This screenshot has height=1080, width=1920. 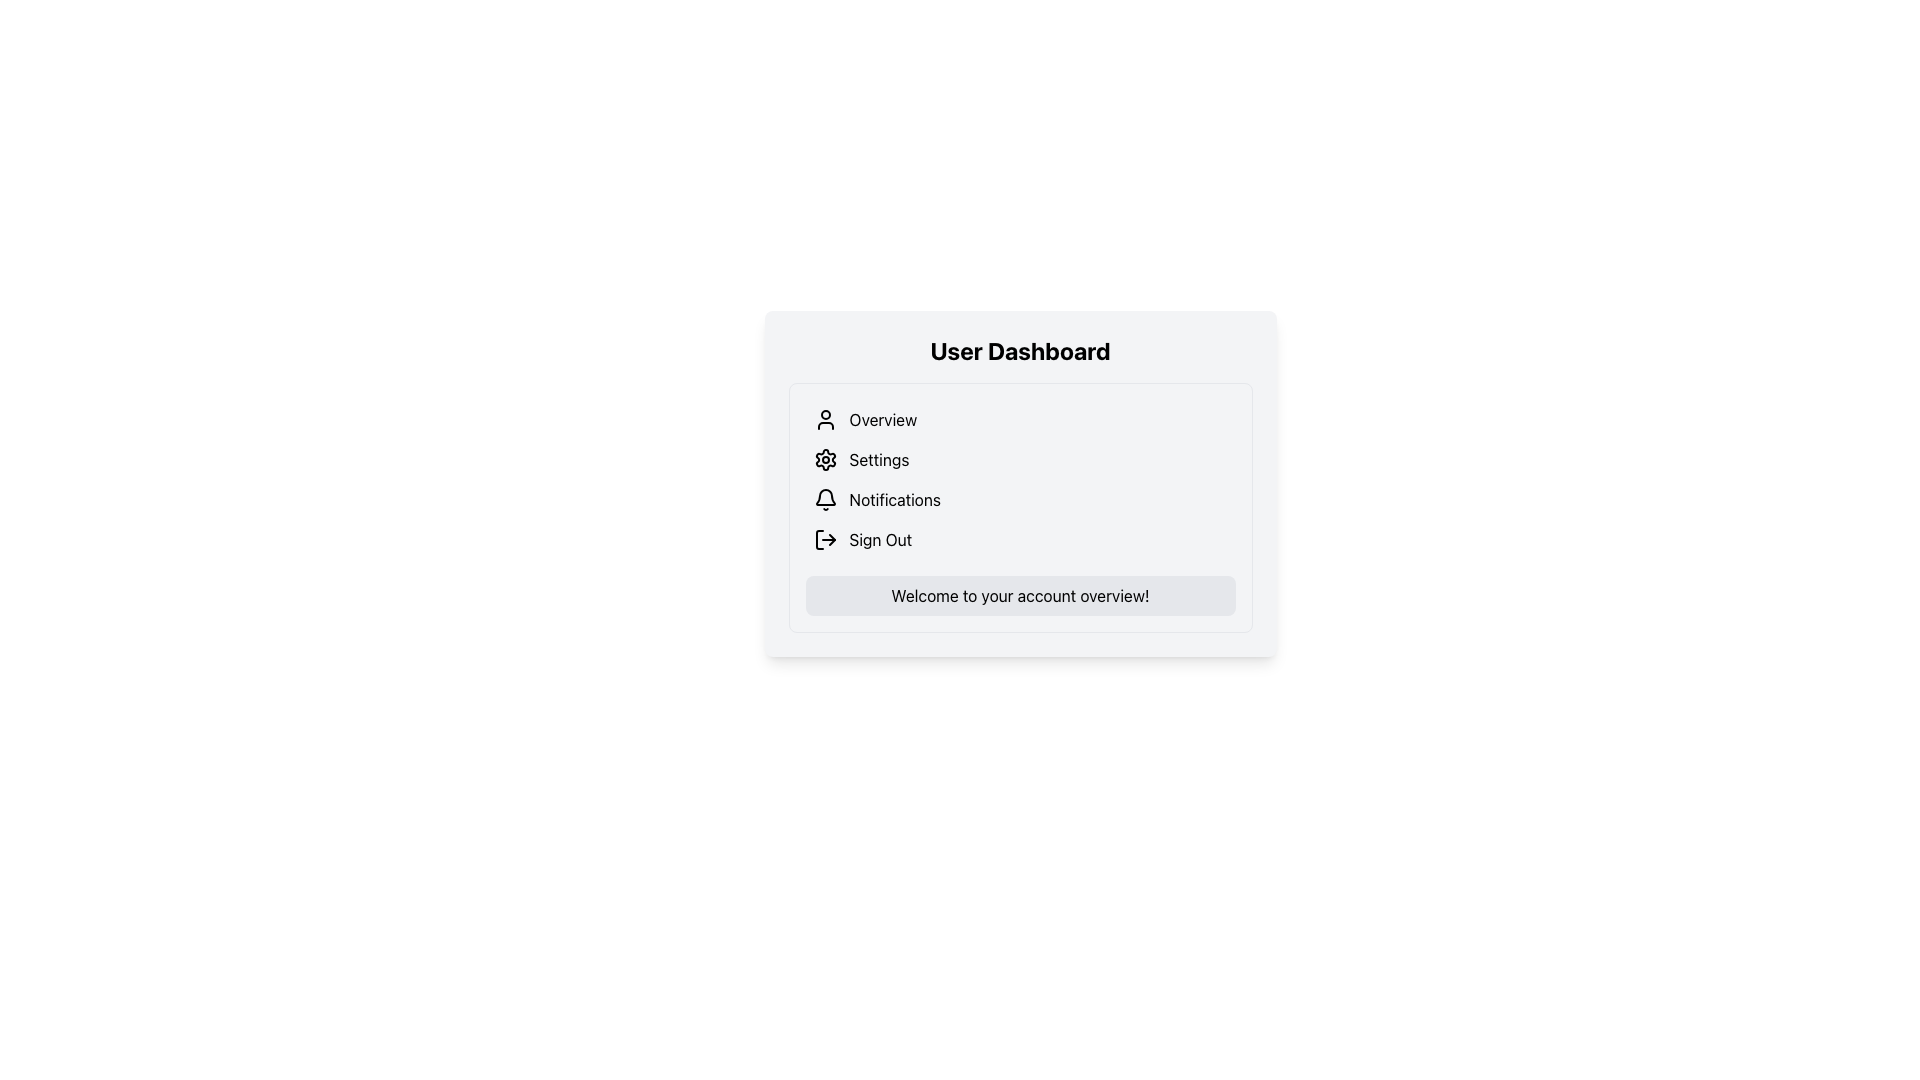 What do you see at coordinates (825, 499) in the screenshot?
I see `the 'Notifications' menu item by clicking on the icon, which is the first component of the menu under 'User Dashboard'` at bounding box center [825, 499].